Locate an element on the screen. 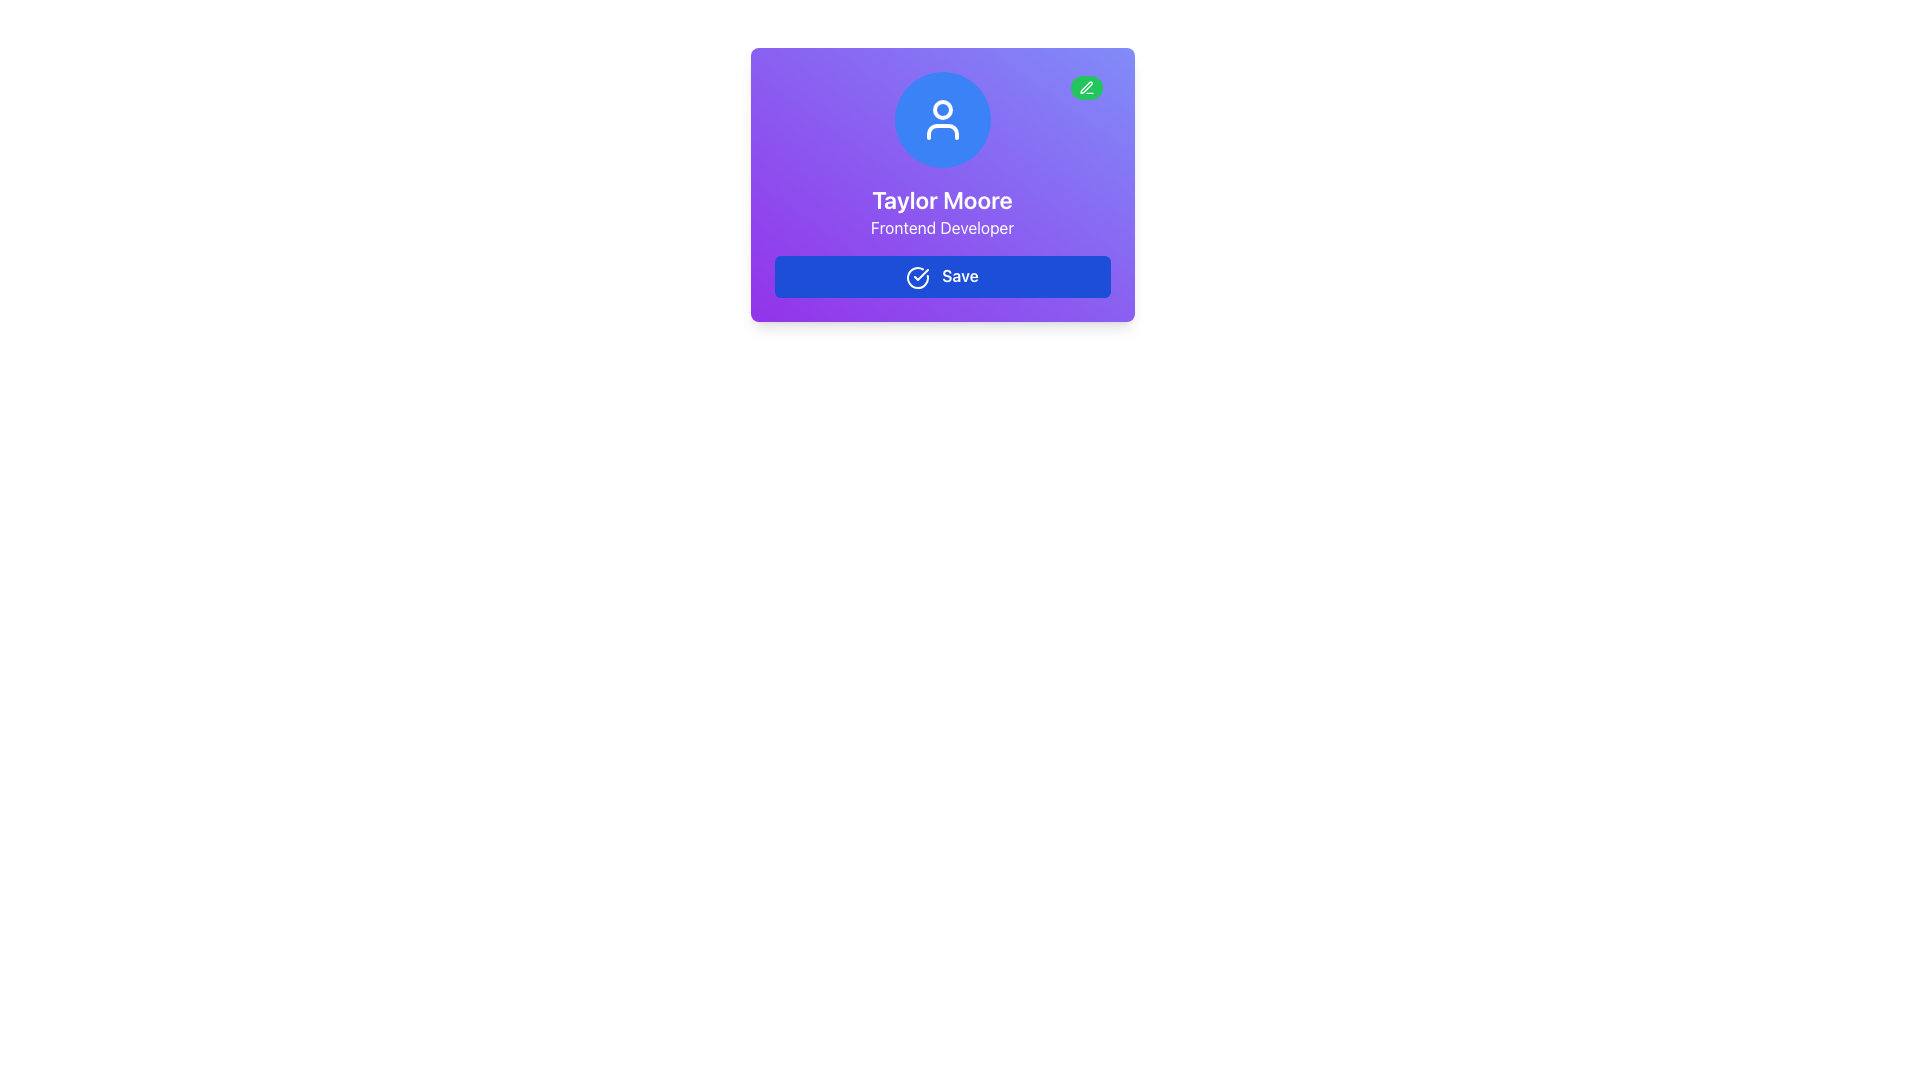 Image resolution: width=1920 pixels, height=1080 pixels. the text label indicating the name of a user or entity, which is centrally located within a card component above the 'Frontend Developer' text is located at coordinates (941, 200).